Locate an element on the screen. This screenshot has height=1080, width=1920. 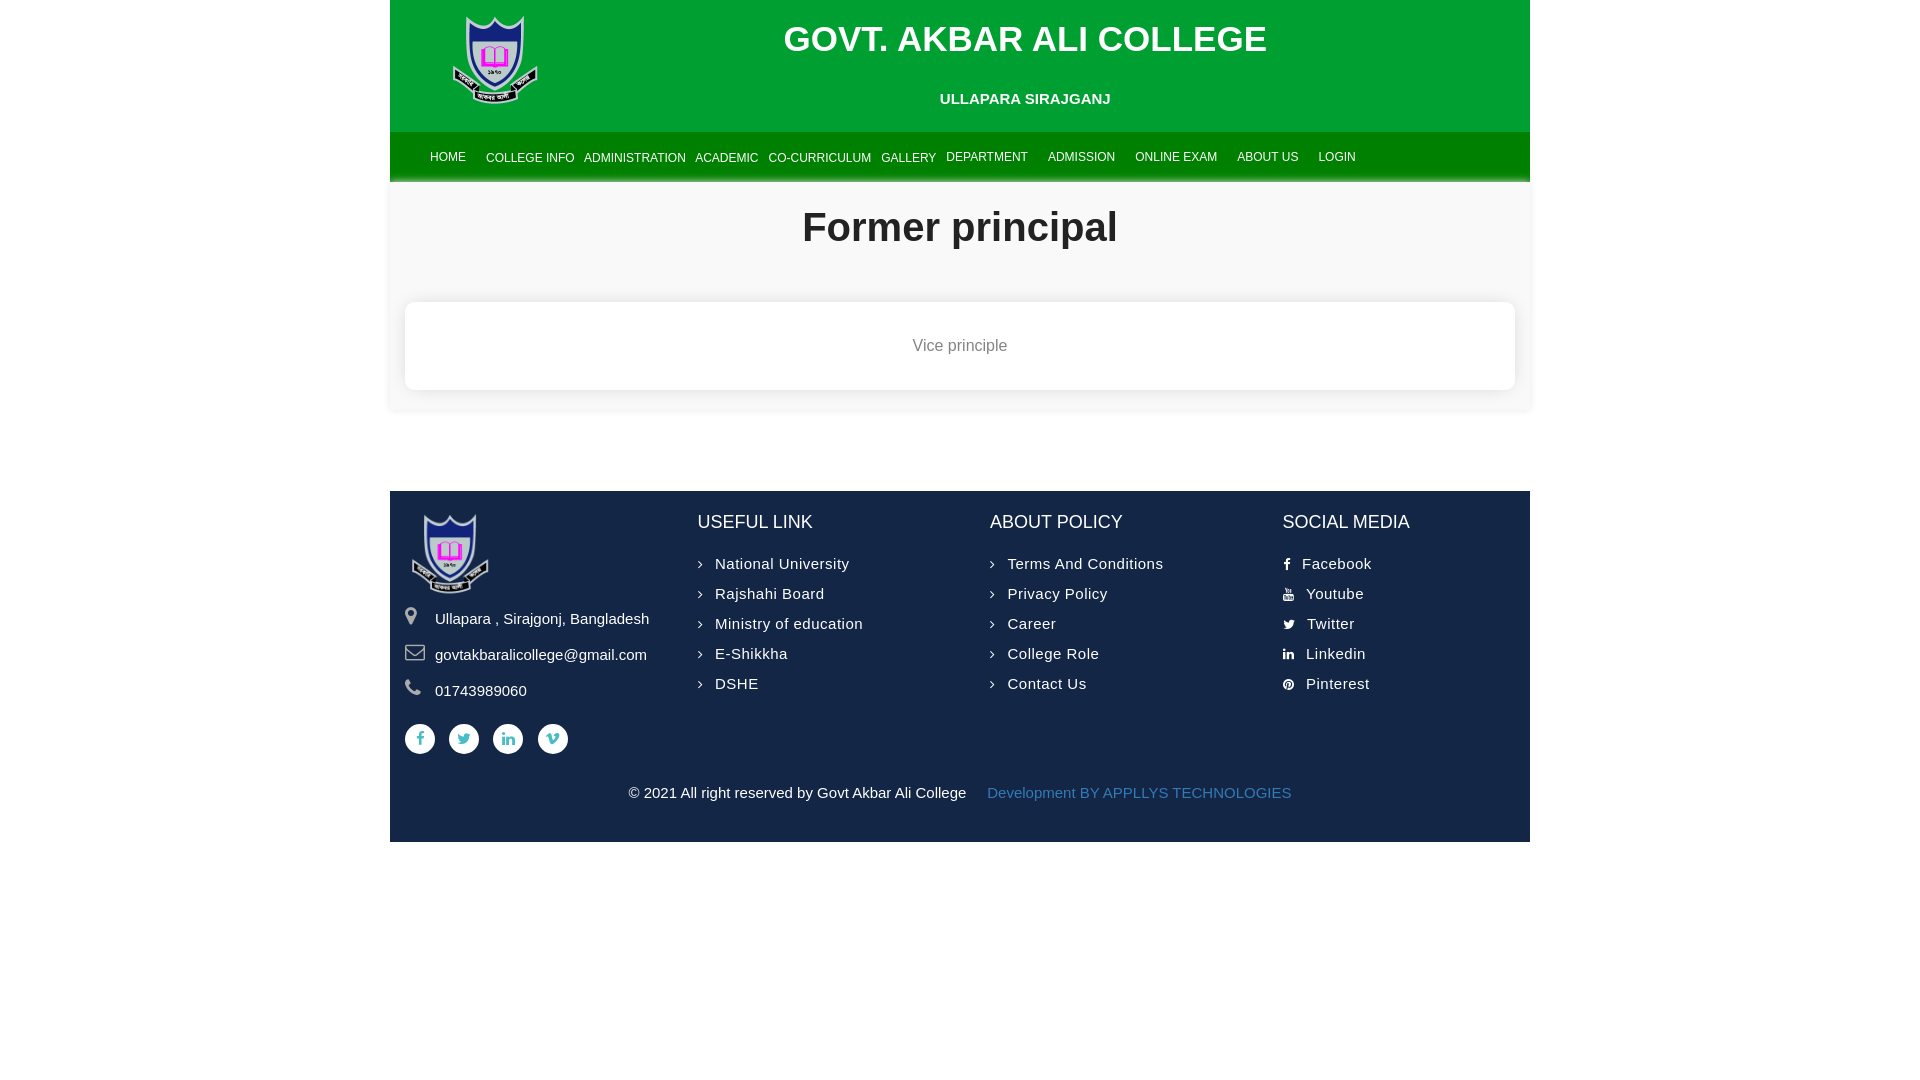
'ABOUT US' is located at coordinates (1266, 156).